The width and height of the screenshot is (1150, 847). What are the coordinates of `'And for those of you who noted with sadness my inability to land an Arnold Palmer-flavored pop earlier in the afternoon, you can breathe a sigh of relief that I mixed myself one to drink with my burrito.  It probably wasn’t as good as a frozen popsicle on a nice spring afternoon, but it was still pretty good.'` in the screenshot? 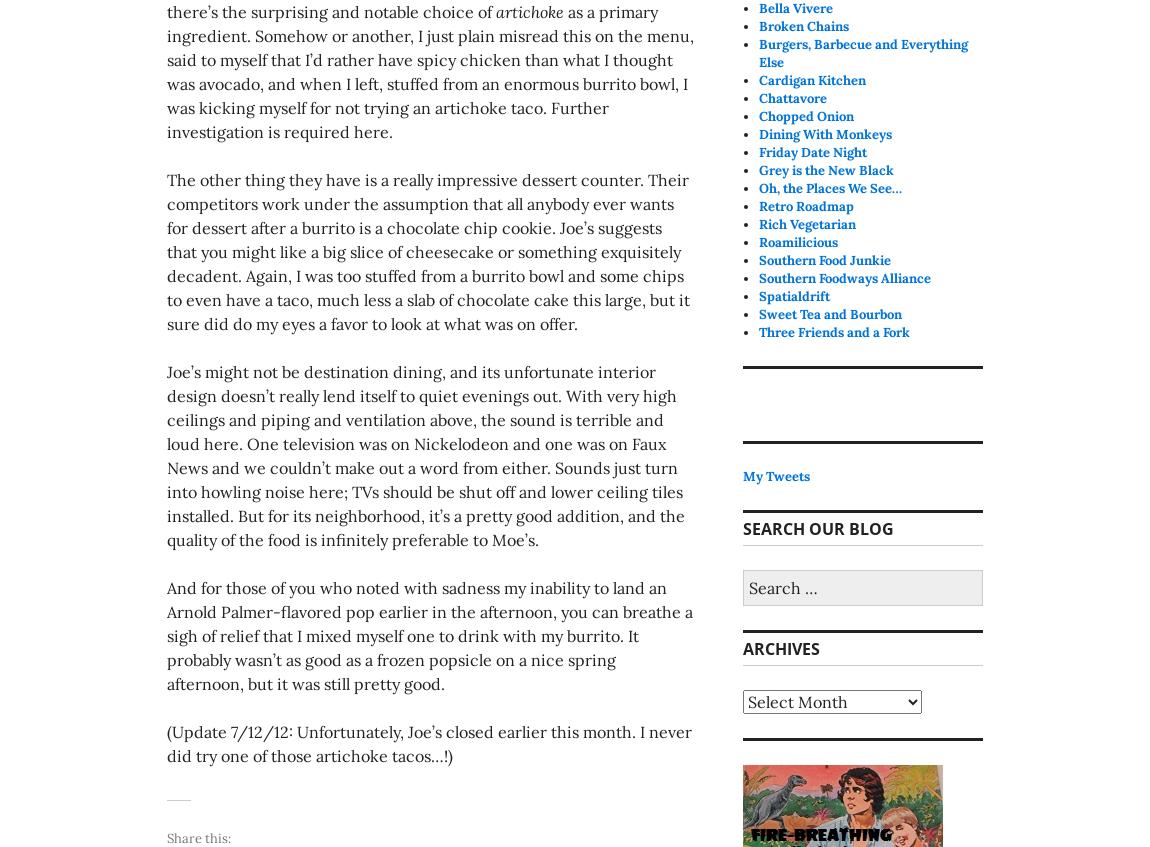 It's located at (429, 633).